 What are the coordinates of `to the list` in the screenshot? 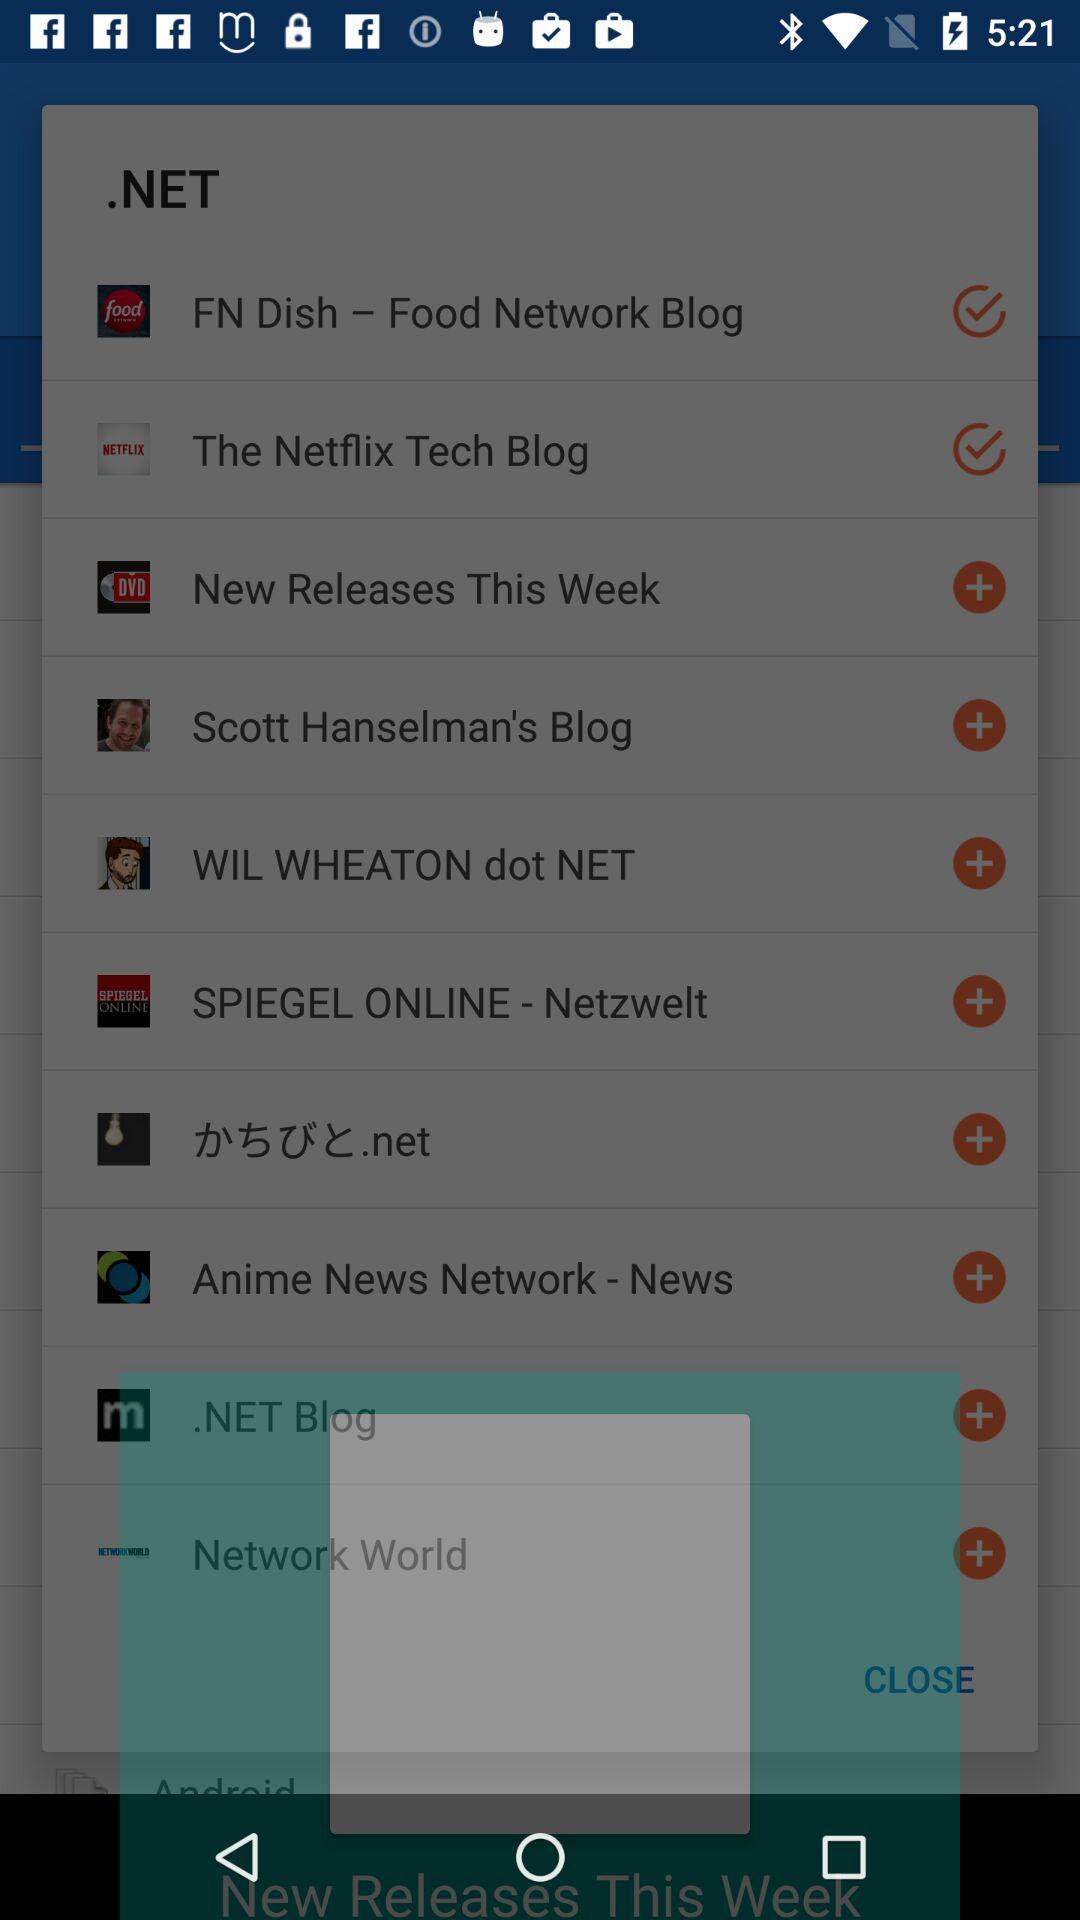 It's located at (978, 1276).